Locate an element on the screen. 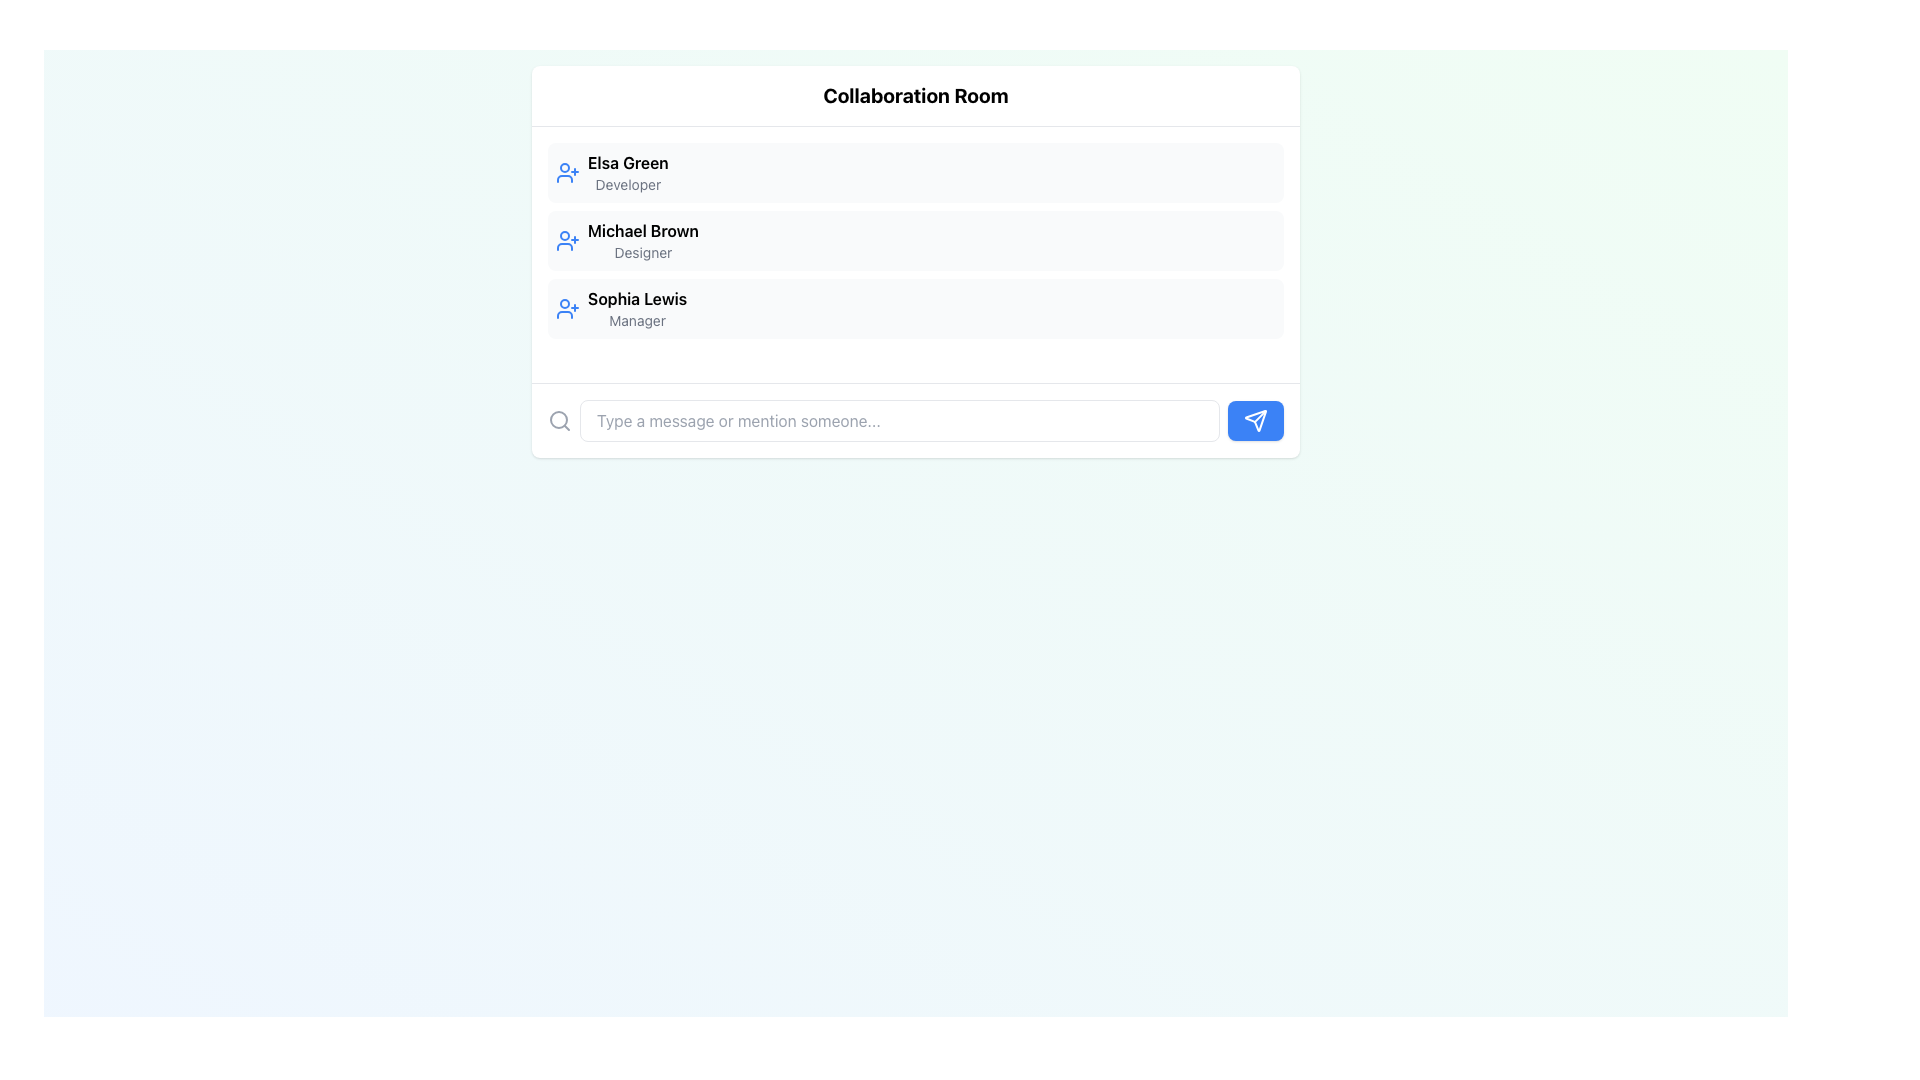  the search icon located at the bottom-left corner of the input area, which indicates the input field for searching or typing is located at coordinates (560, 419).